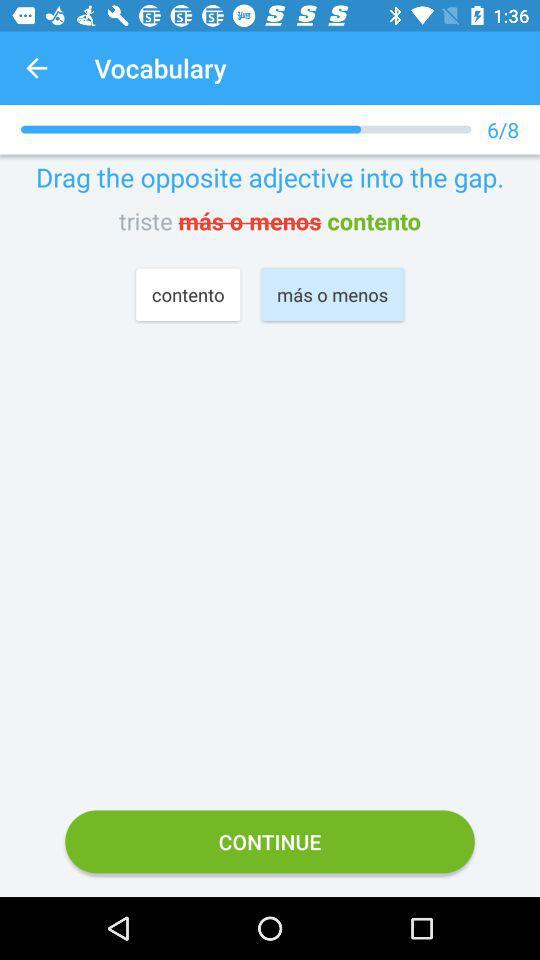  What do you see at coordinates (270, 840) in the screenshot?
I see `the icon below the contento` at bounding box center [270, 840].